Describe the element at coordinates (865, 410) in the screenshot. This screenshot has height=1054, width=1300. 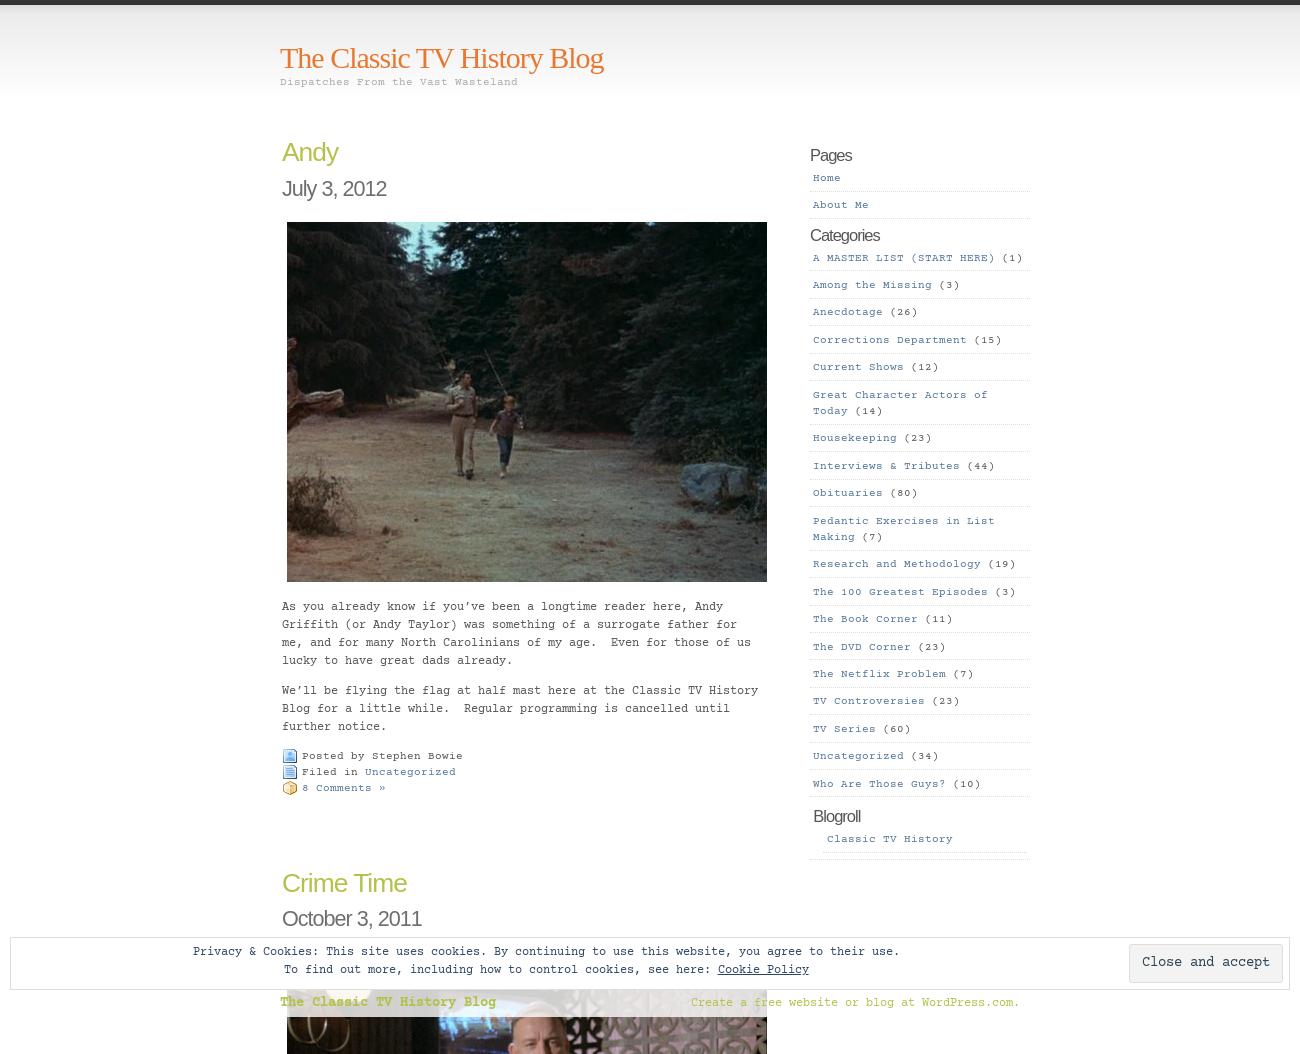
I see `'(14)'` at that location.